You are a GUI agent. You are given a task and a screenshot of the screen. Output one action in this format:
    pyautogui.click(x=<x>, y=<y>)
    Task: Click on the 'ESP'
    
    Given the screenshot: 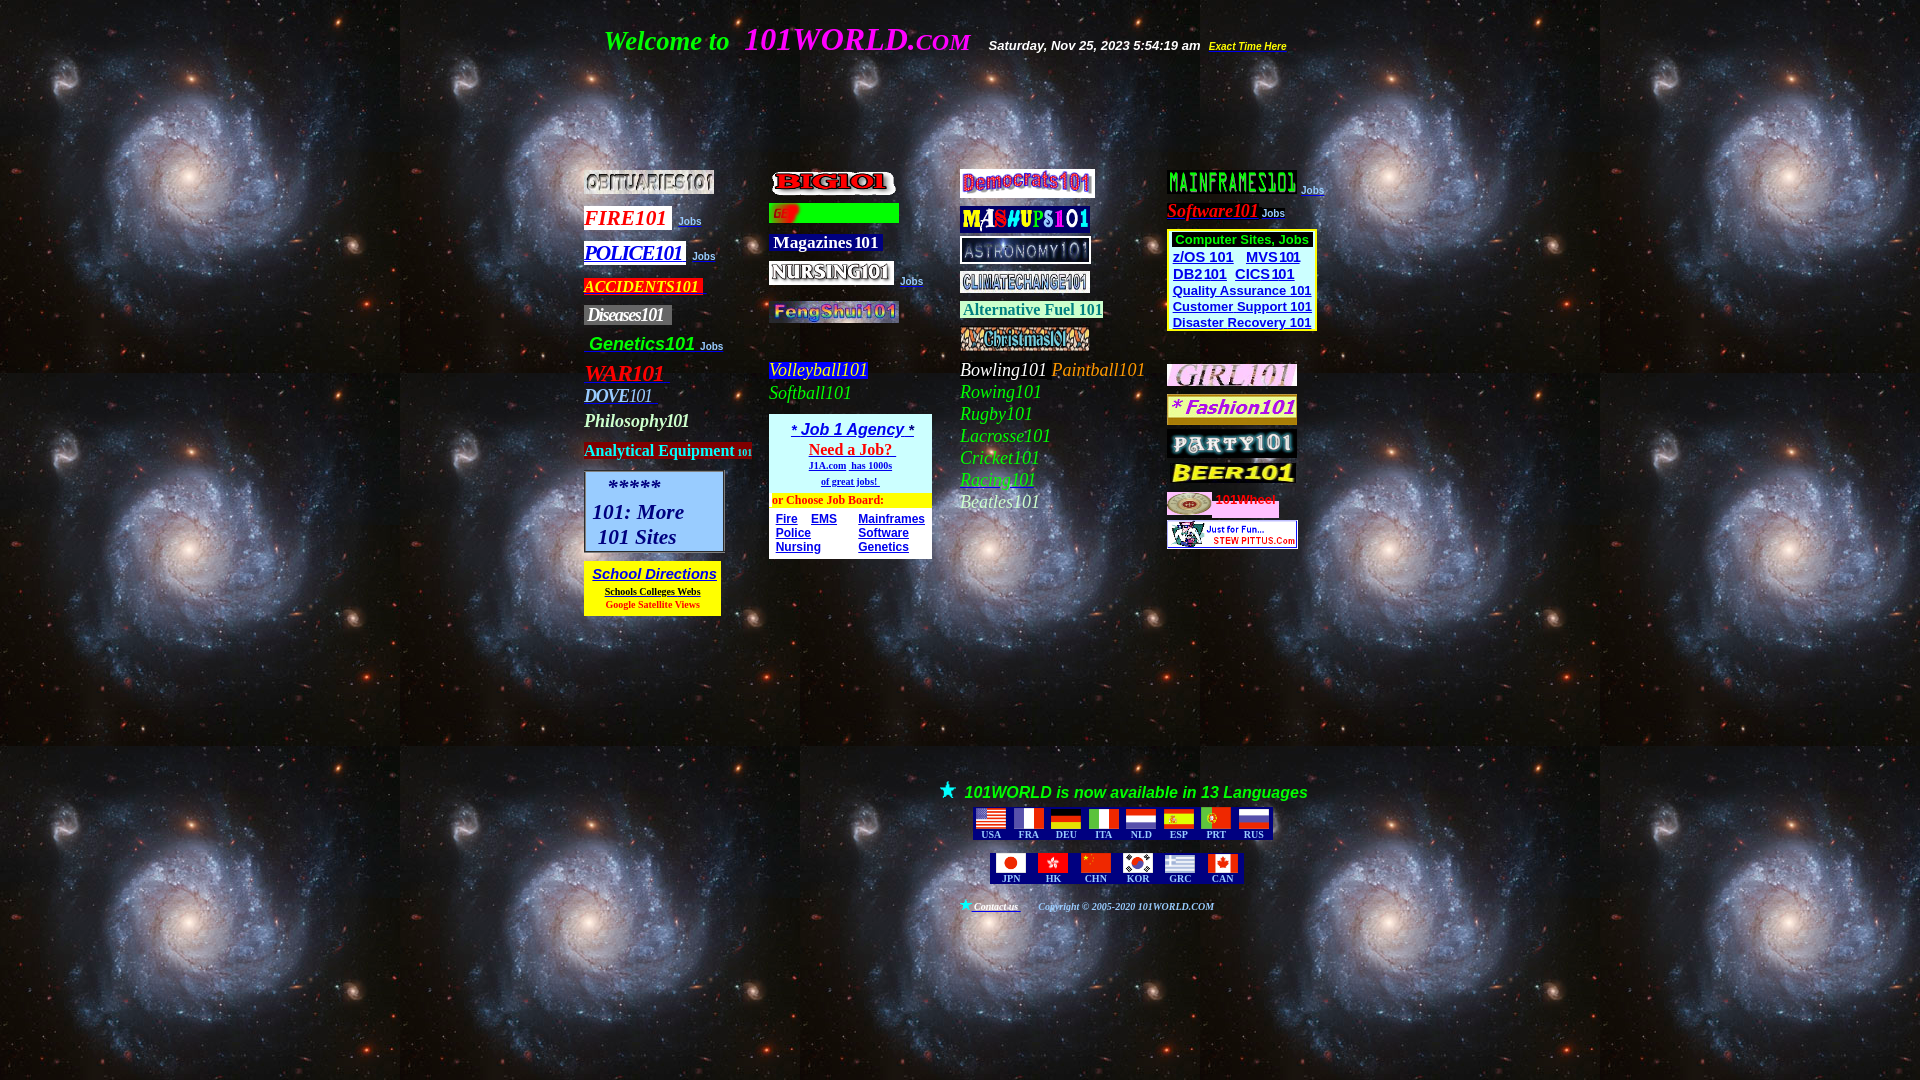 What is the action you would take?
    pyautogui.click(x=1179, y=833)
    